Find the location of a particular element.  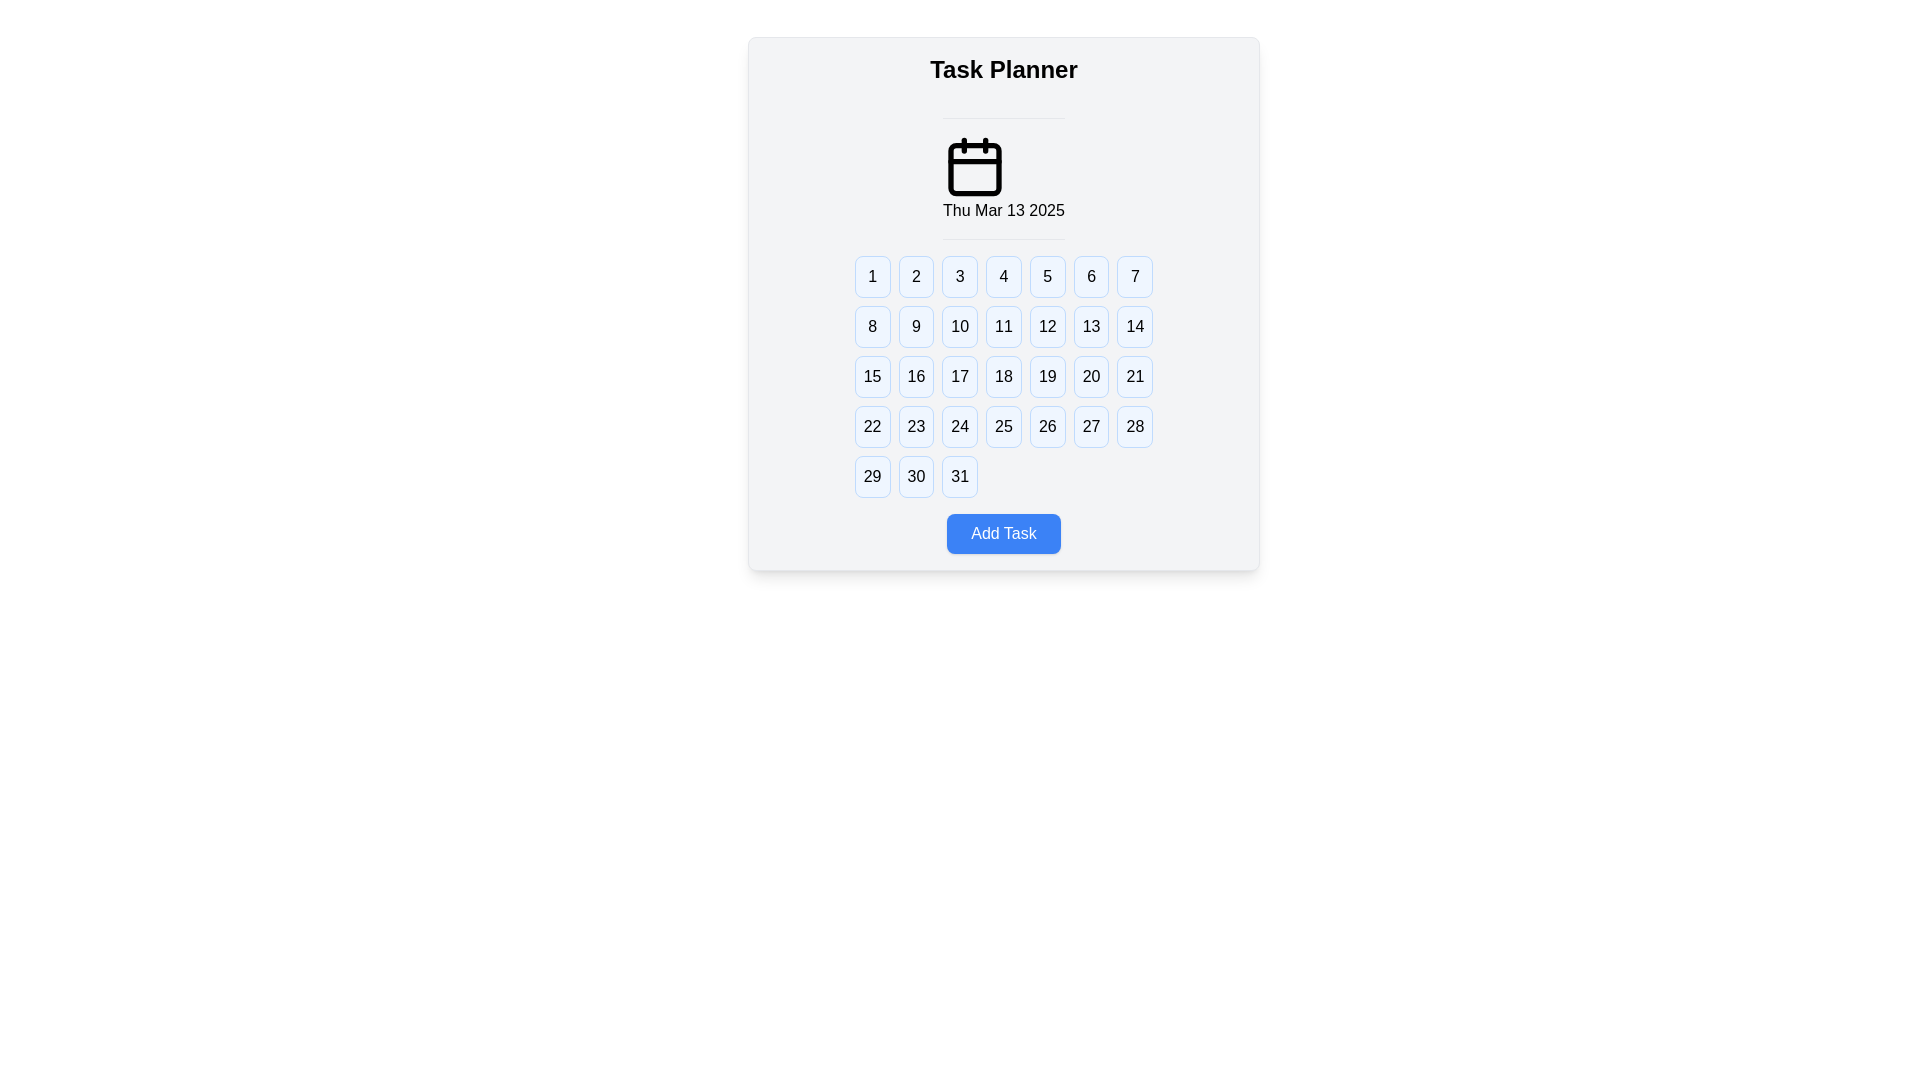

the text element representing day 25 in the calendar layout, positioned in the fourth row of the grid is located at coordinates (1003, 426).